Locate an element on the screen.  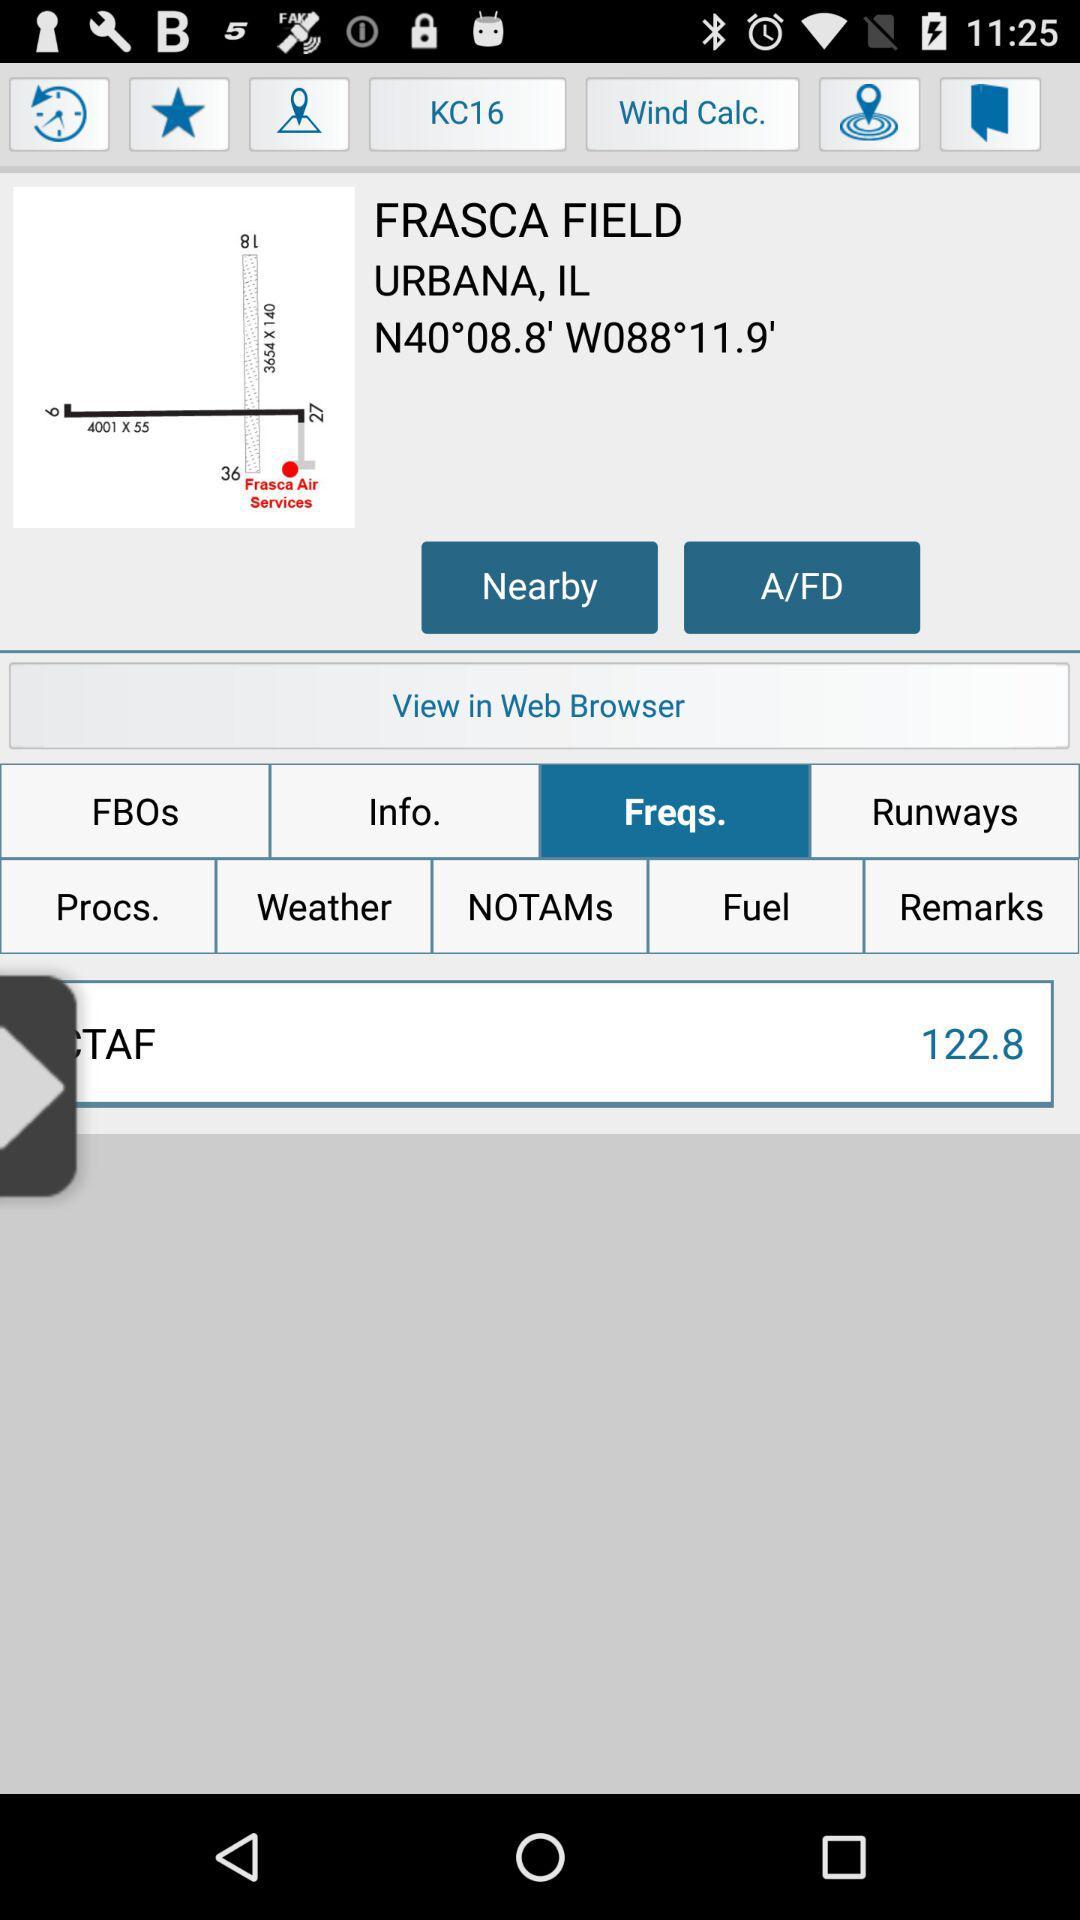
tap for map is located at coordinates (300, 118).